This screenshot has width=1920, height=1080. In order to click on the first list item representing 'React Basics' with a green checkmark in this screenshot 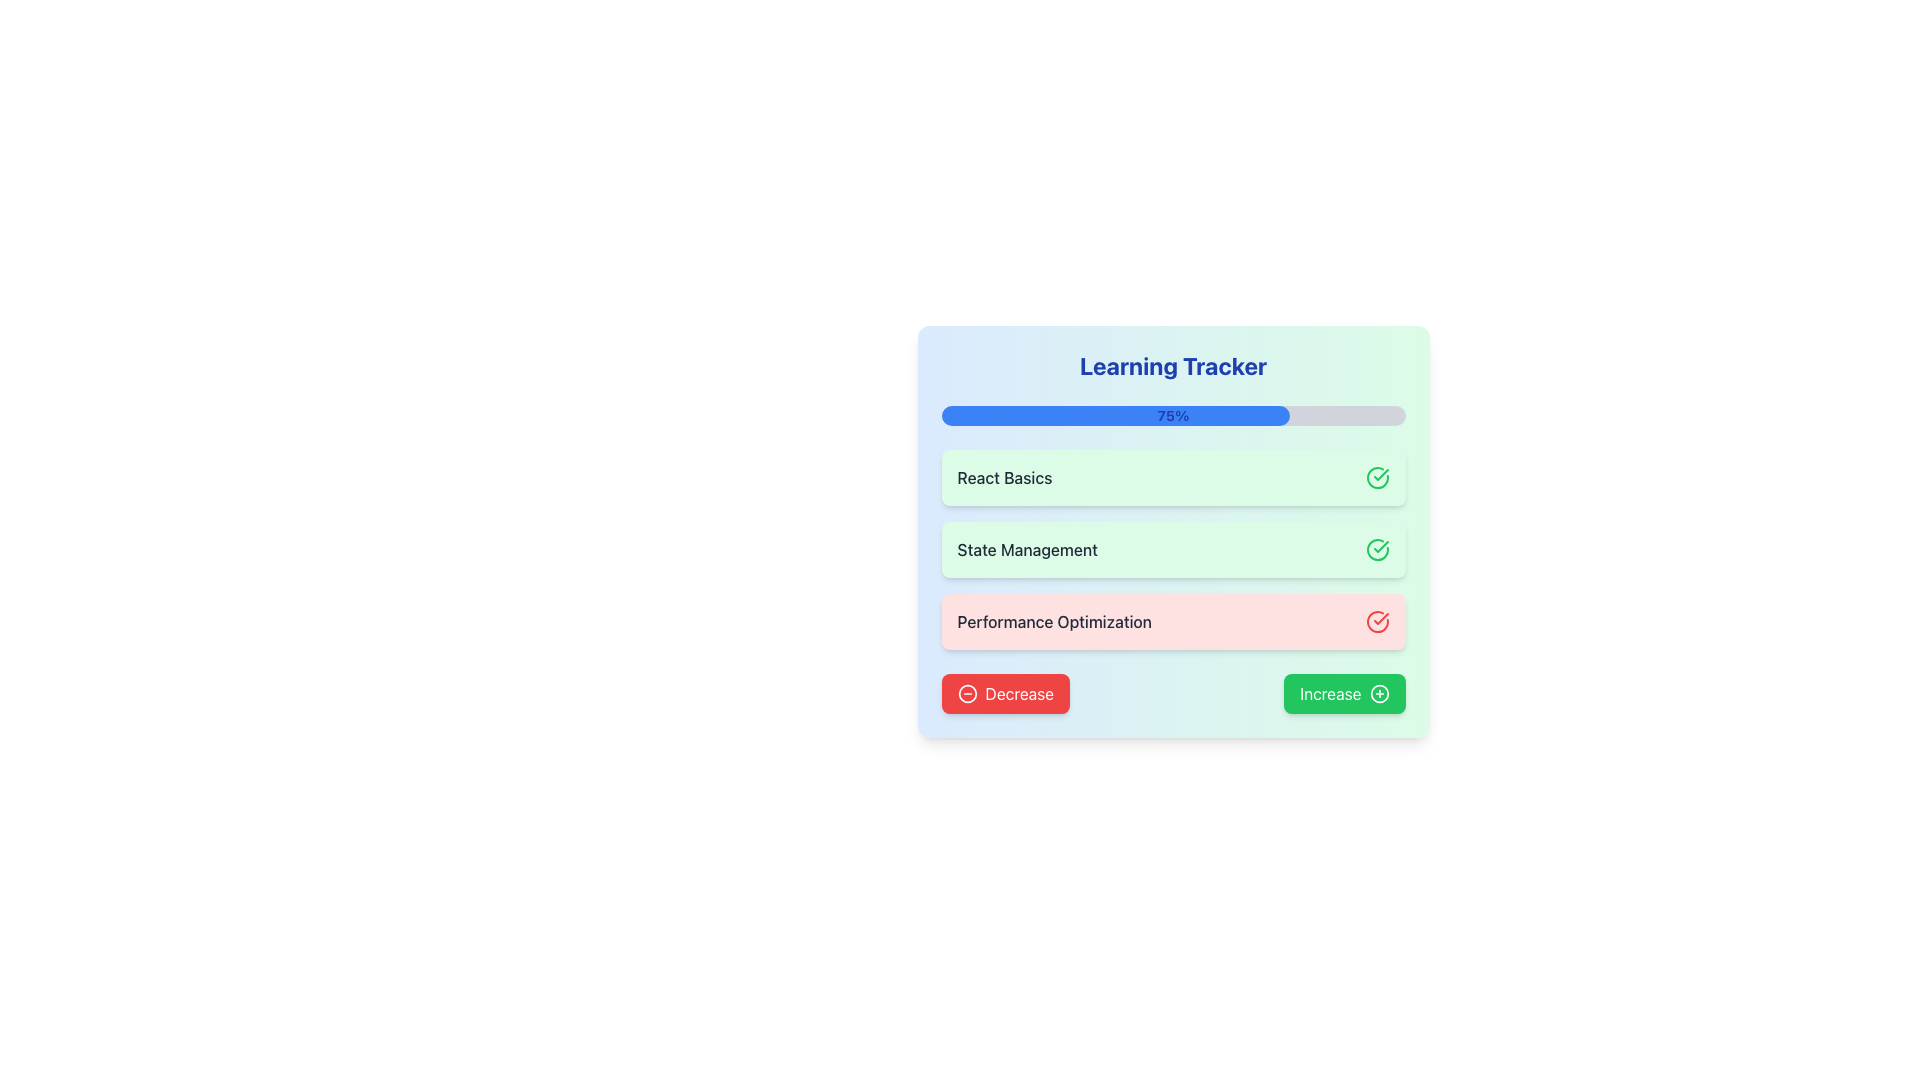, I will do `click(1173, 478)`.